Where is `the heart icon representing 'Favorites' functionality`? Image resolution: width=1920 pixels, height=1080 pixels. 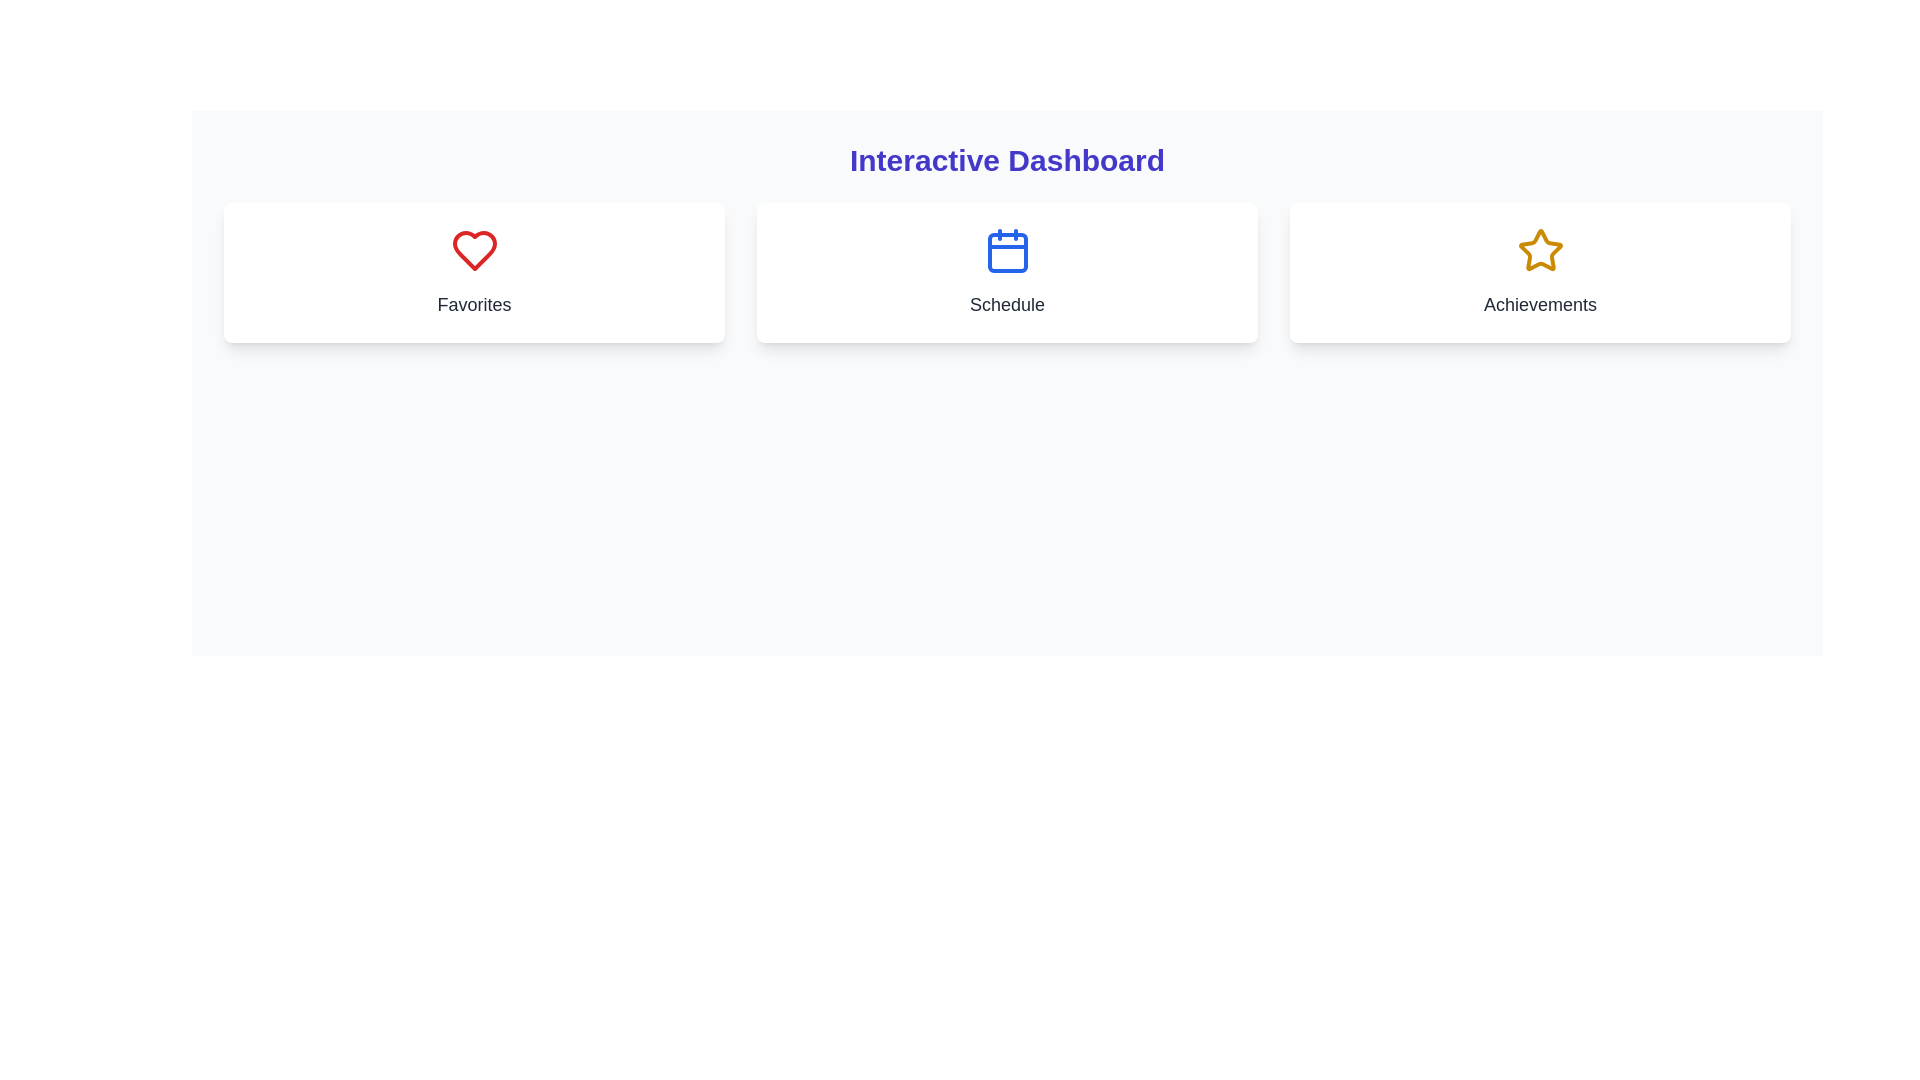
the heart icon representing 'Favorites' functionality is located at coordinates (473, 249).